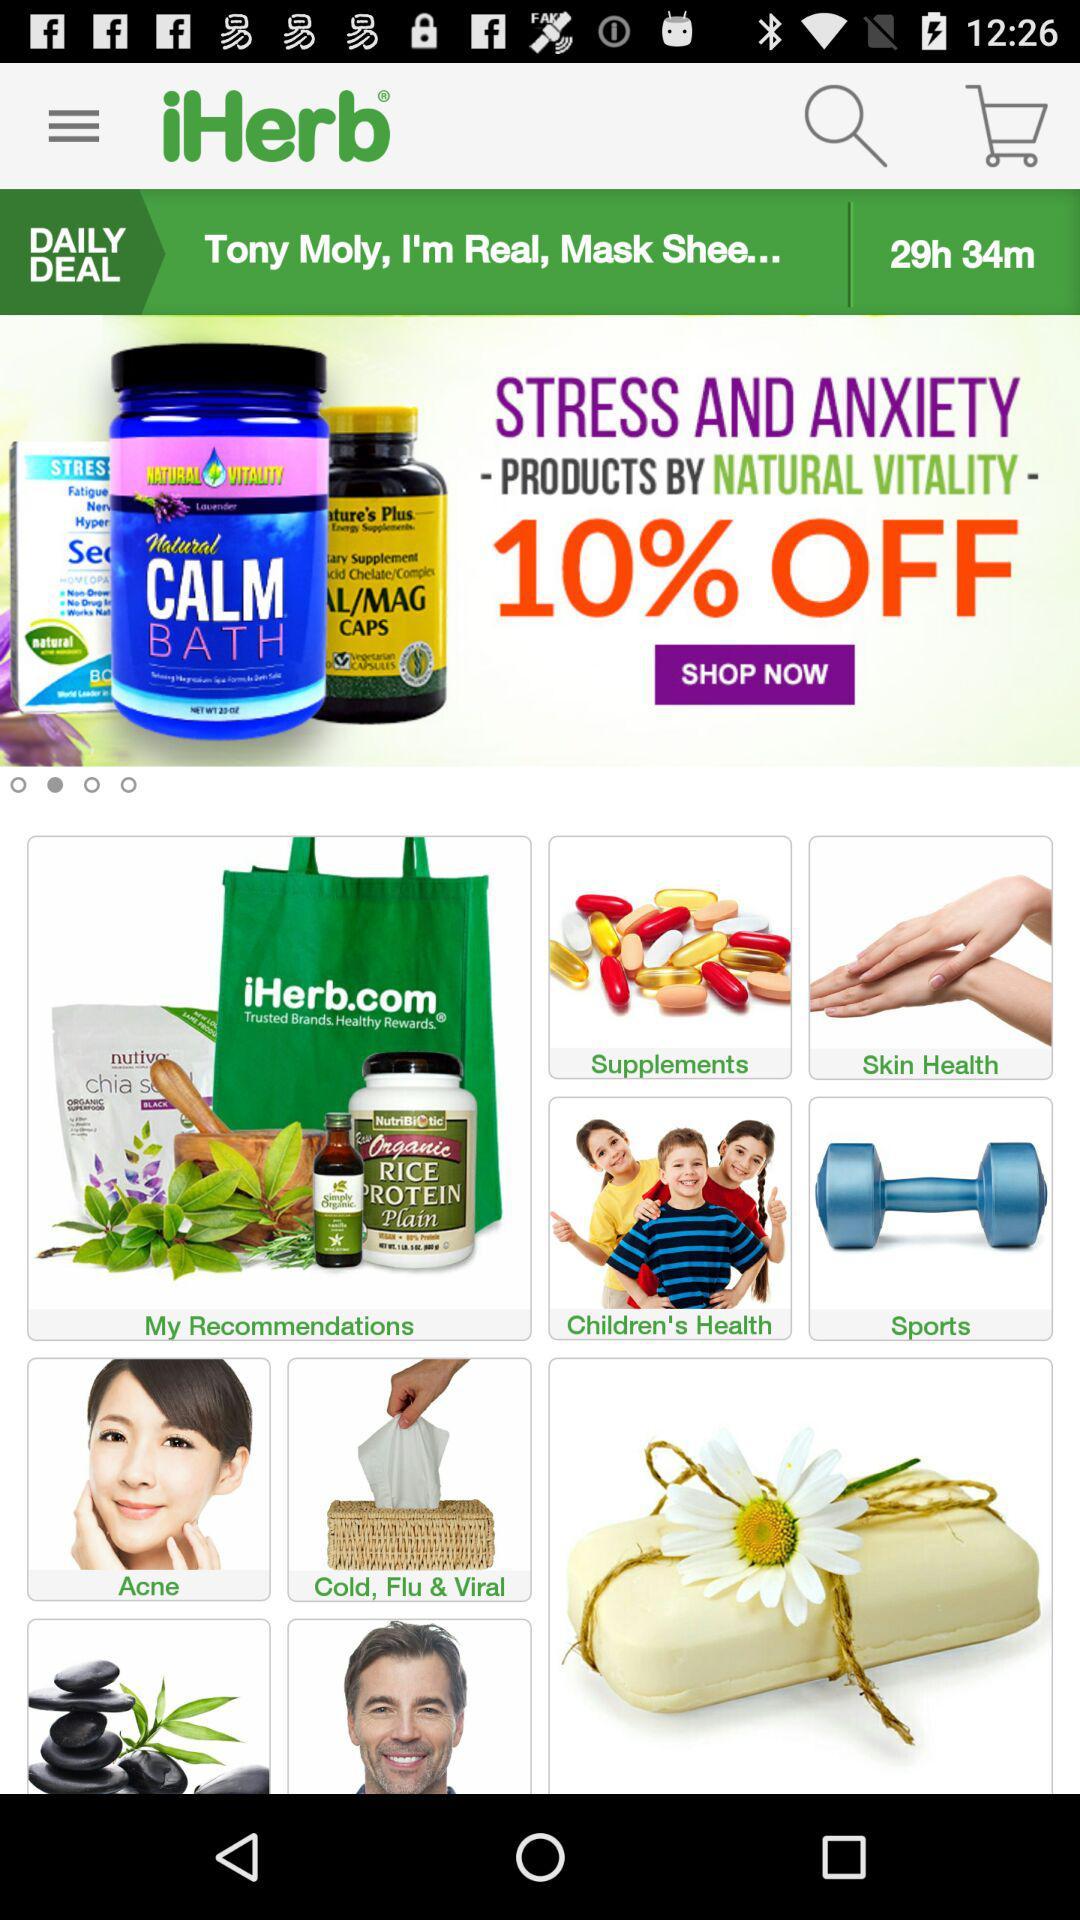 This screenshot has height=1920, width=1080. Describe the element at coordinates (72, 124) in the screenshot. I see `click pause button` at that location.